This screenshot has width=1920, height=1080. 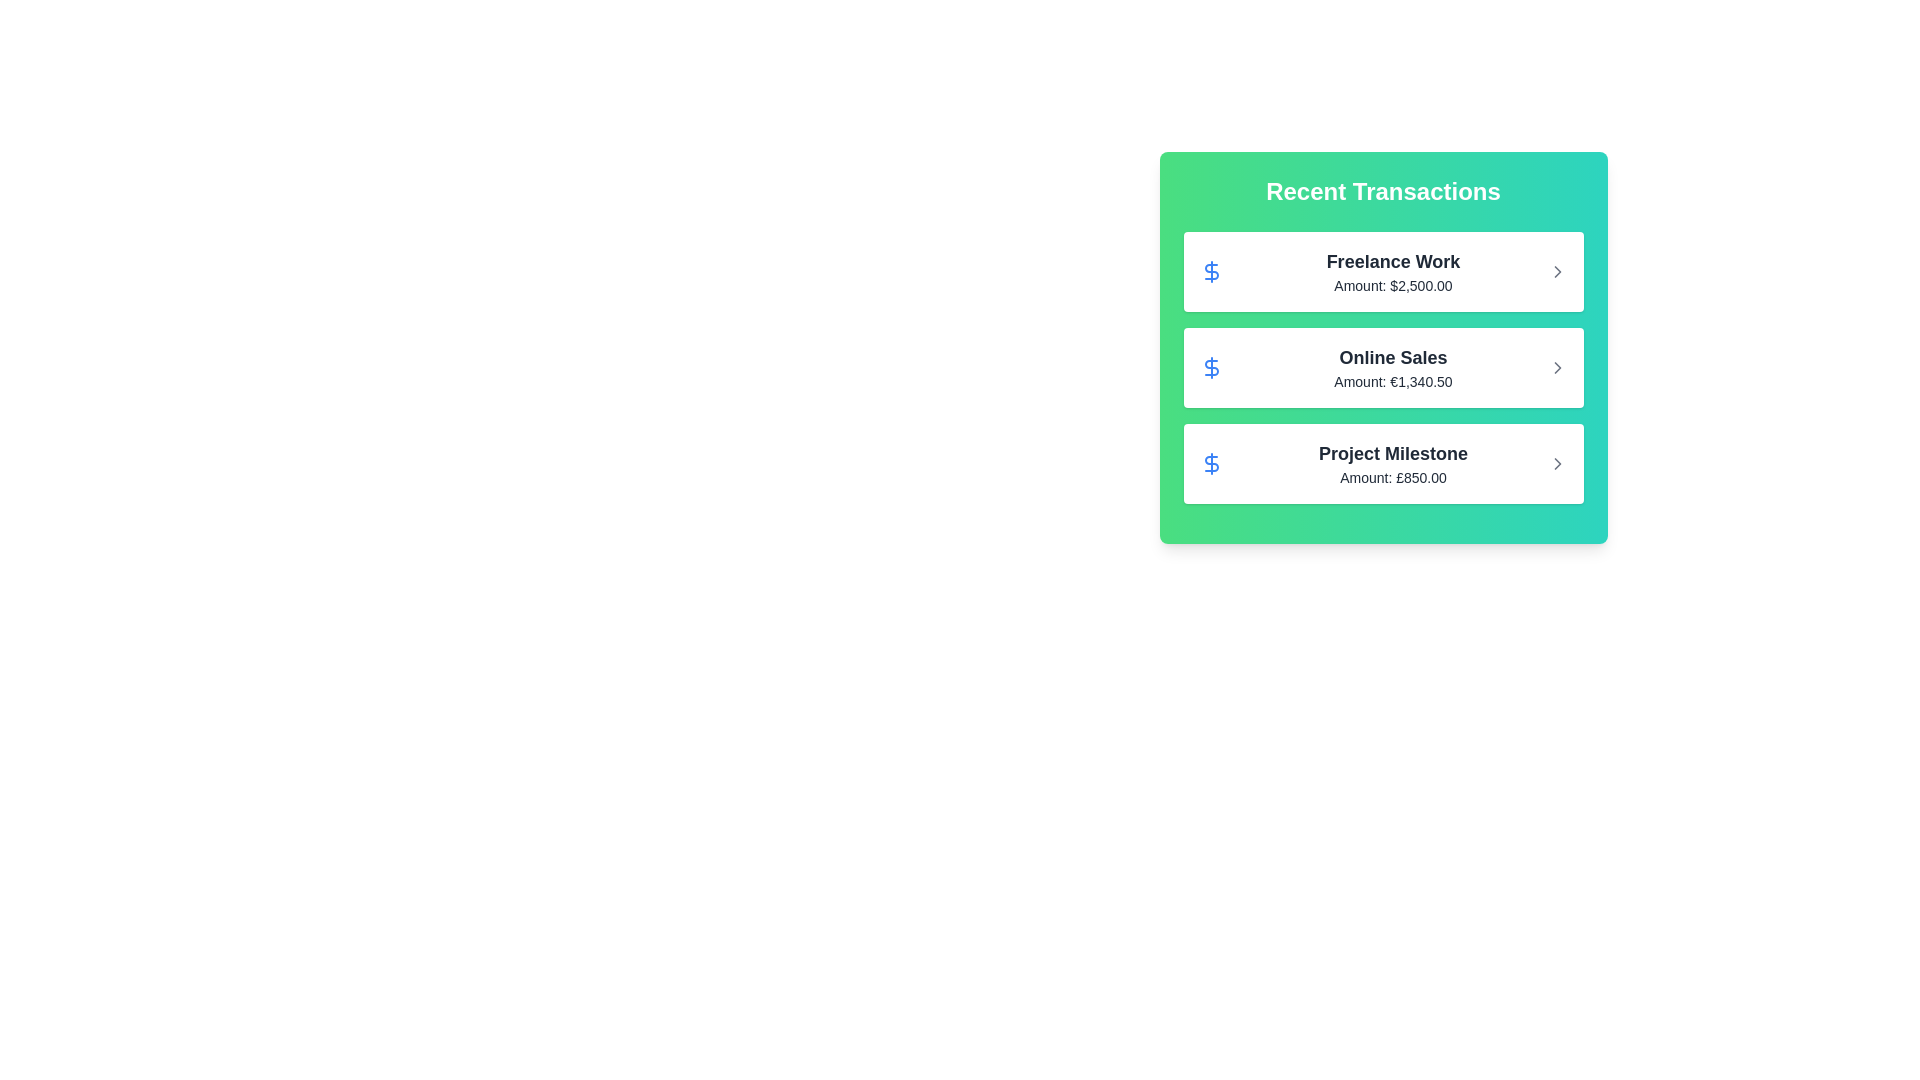 I want to click on the blue dollar sign icon which is part of the 'Online Sales' transaction details, located in the second row to the left of the text 'Online Sales Amount: €1,340.50', so click(x=1210, y=367).